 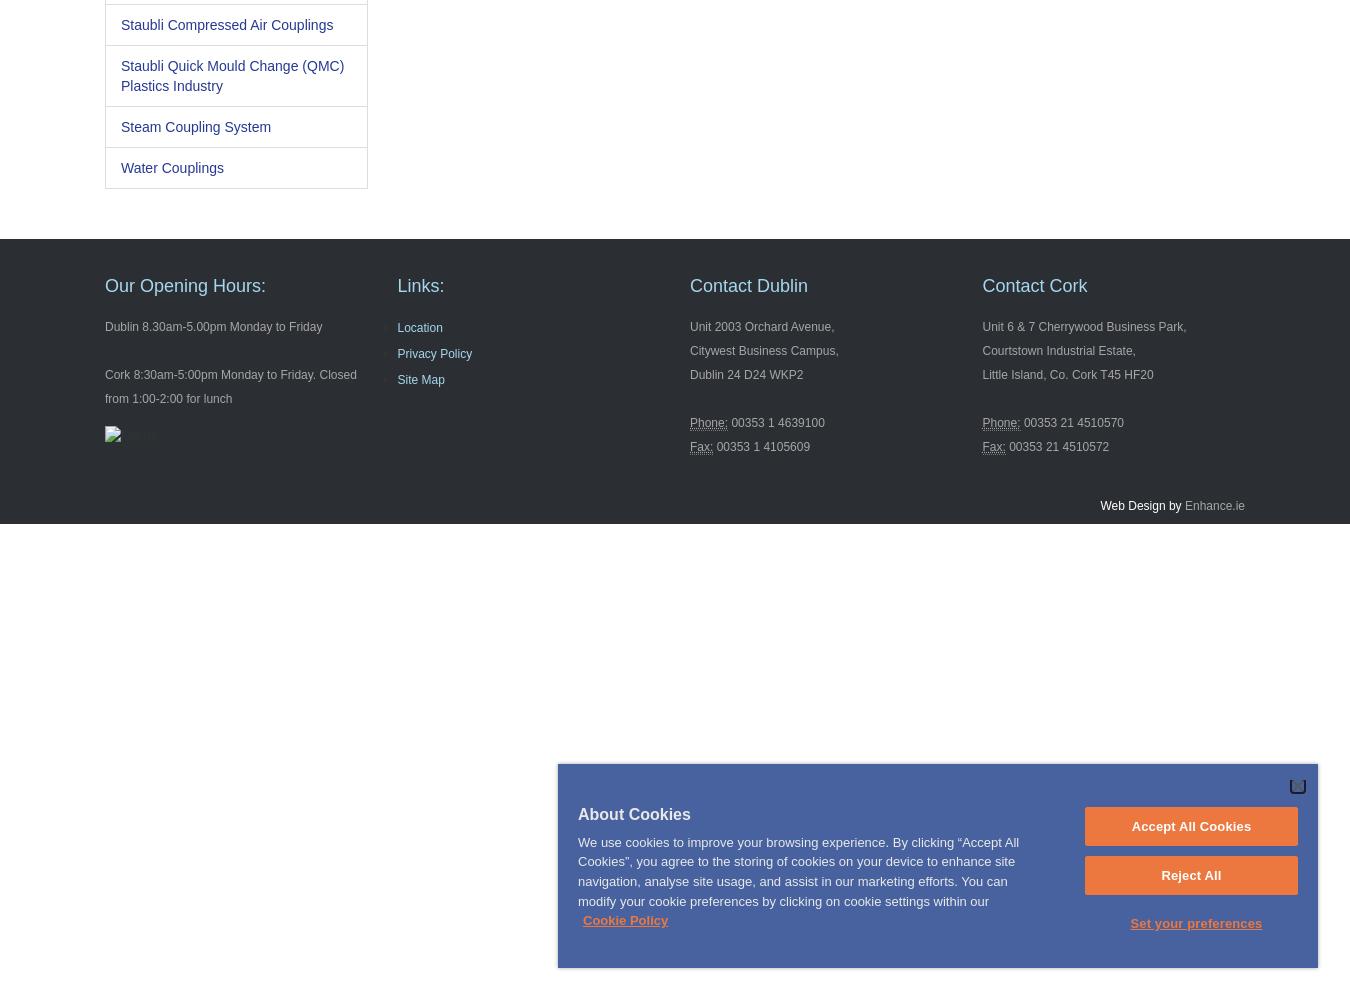 What do you see at coordinates (727, 423) in the screenshot?
I see `'00353 1 4639100'` at bounding box center [727, 423].